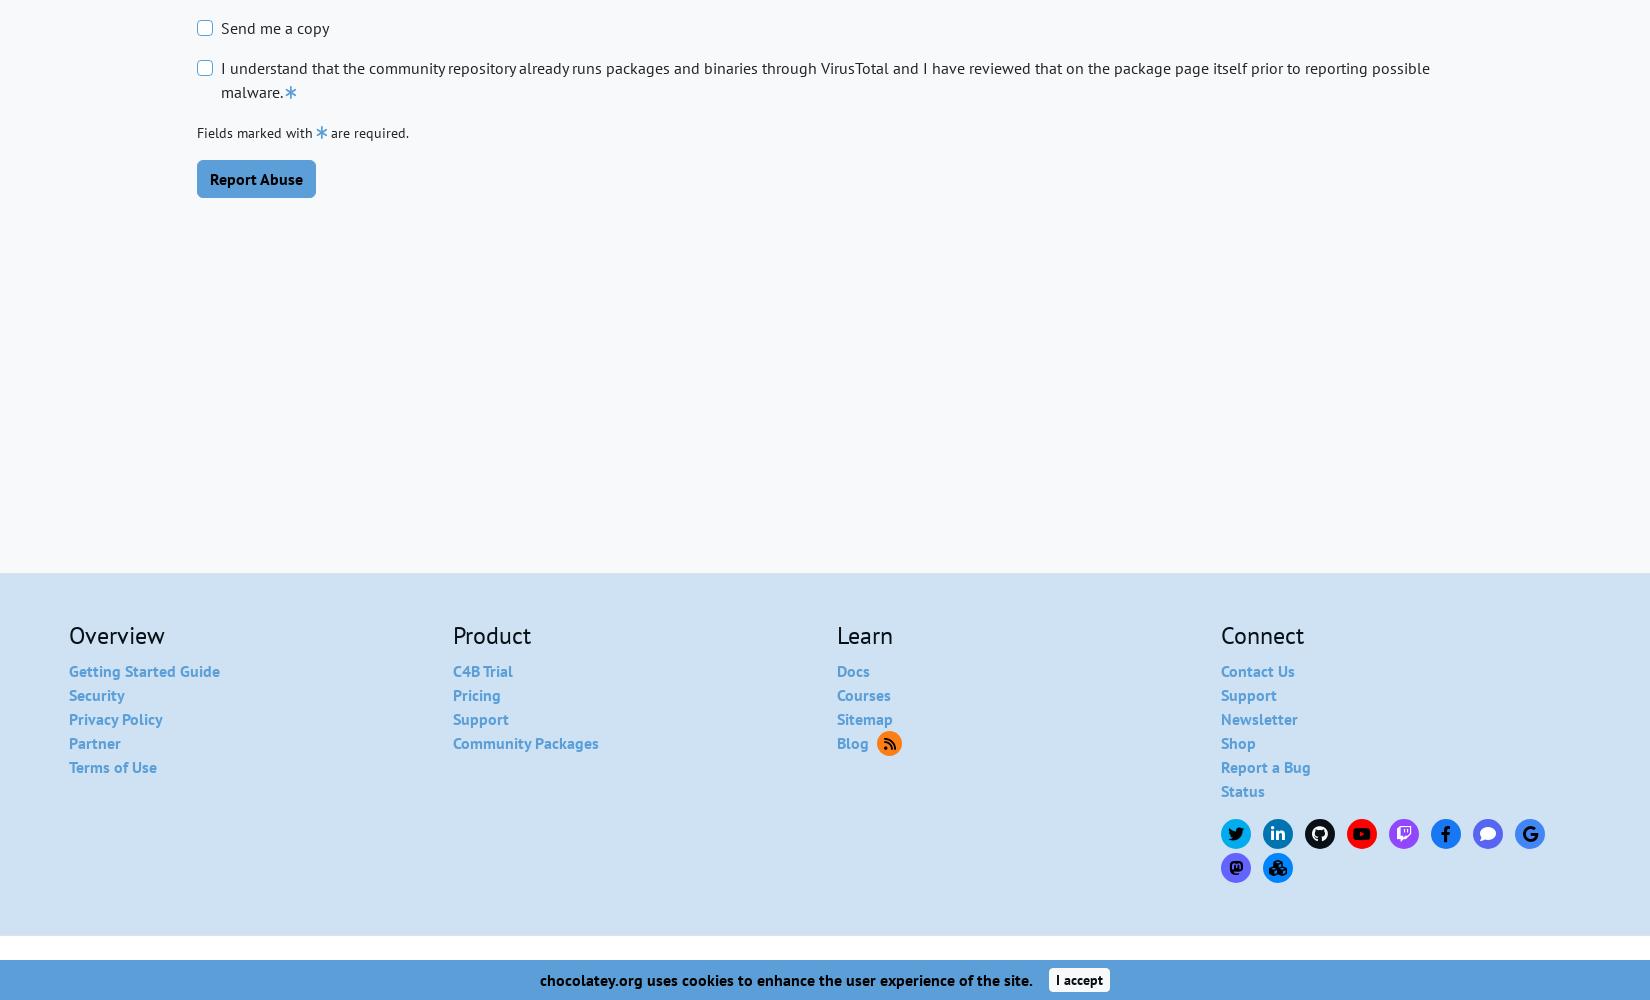 The width and height of the screenshot is (1650, 1000). What do you see at coordinates (1079, 978) in the screenshot?
I see `'I accept'` at bounding box center [1079, 978].